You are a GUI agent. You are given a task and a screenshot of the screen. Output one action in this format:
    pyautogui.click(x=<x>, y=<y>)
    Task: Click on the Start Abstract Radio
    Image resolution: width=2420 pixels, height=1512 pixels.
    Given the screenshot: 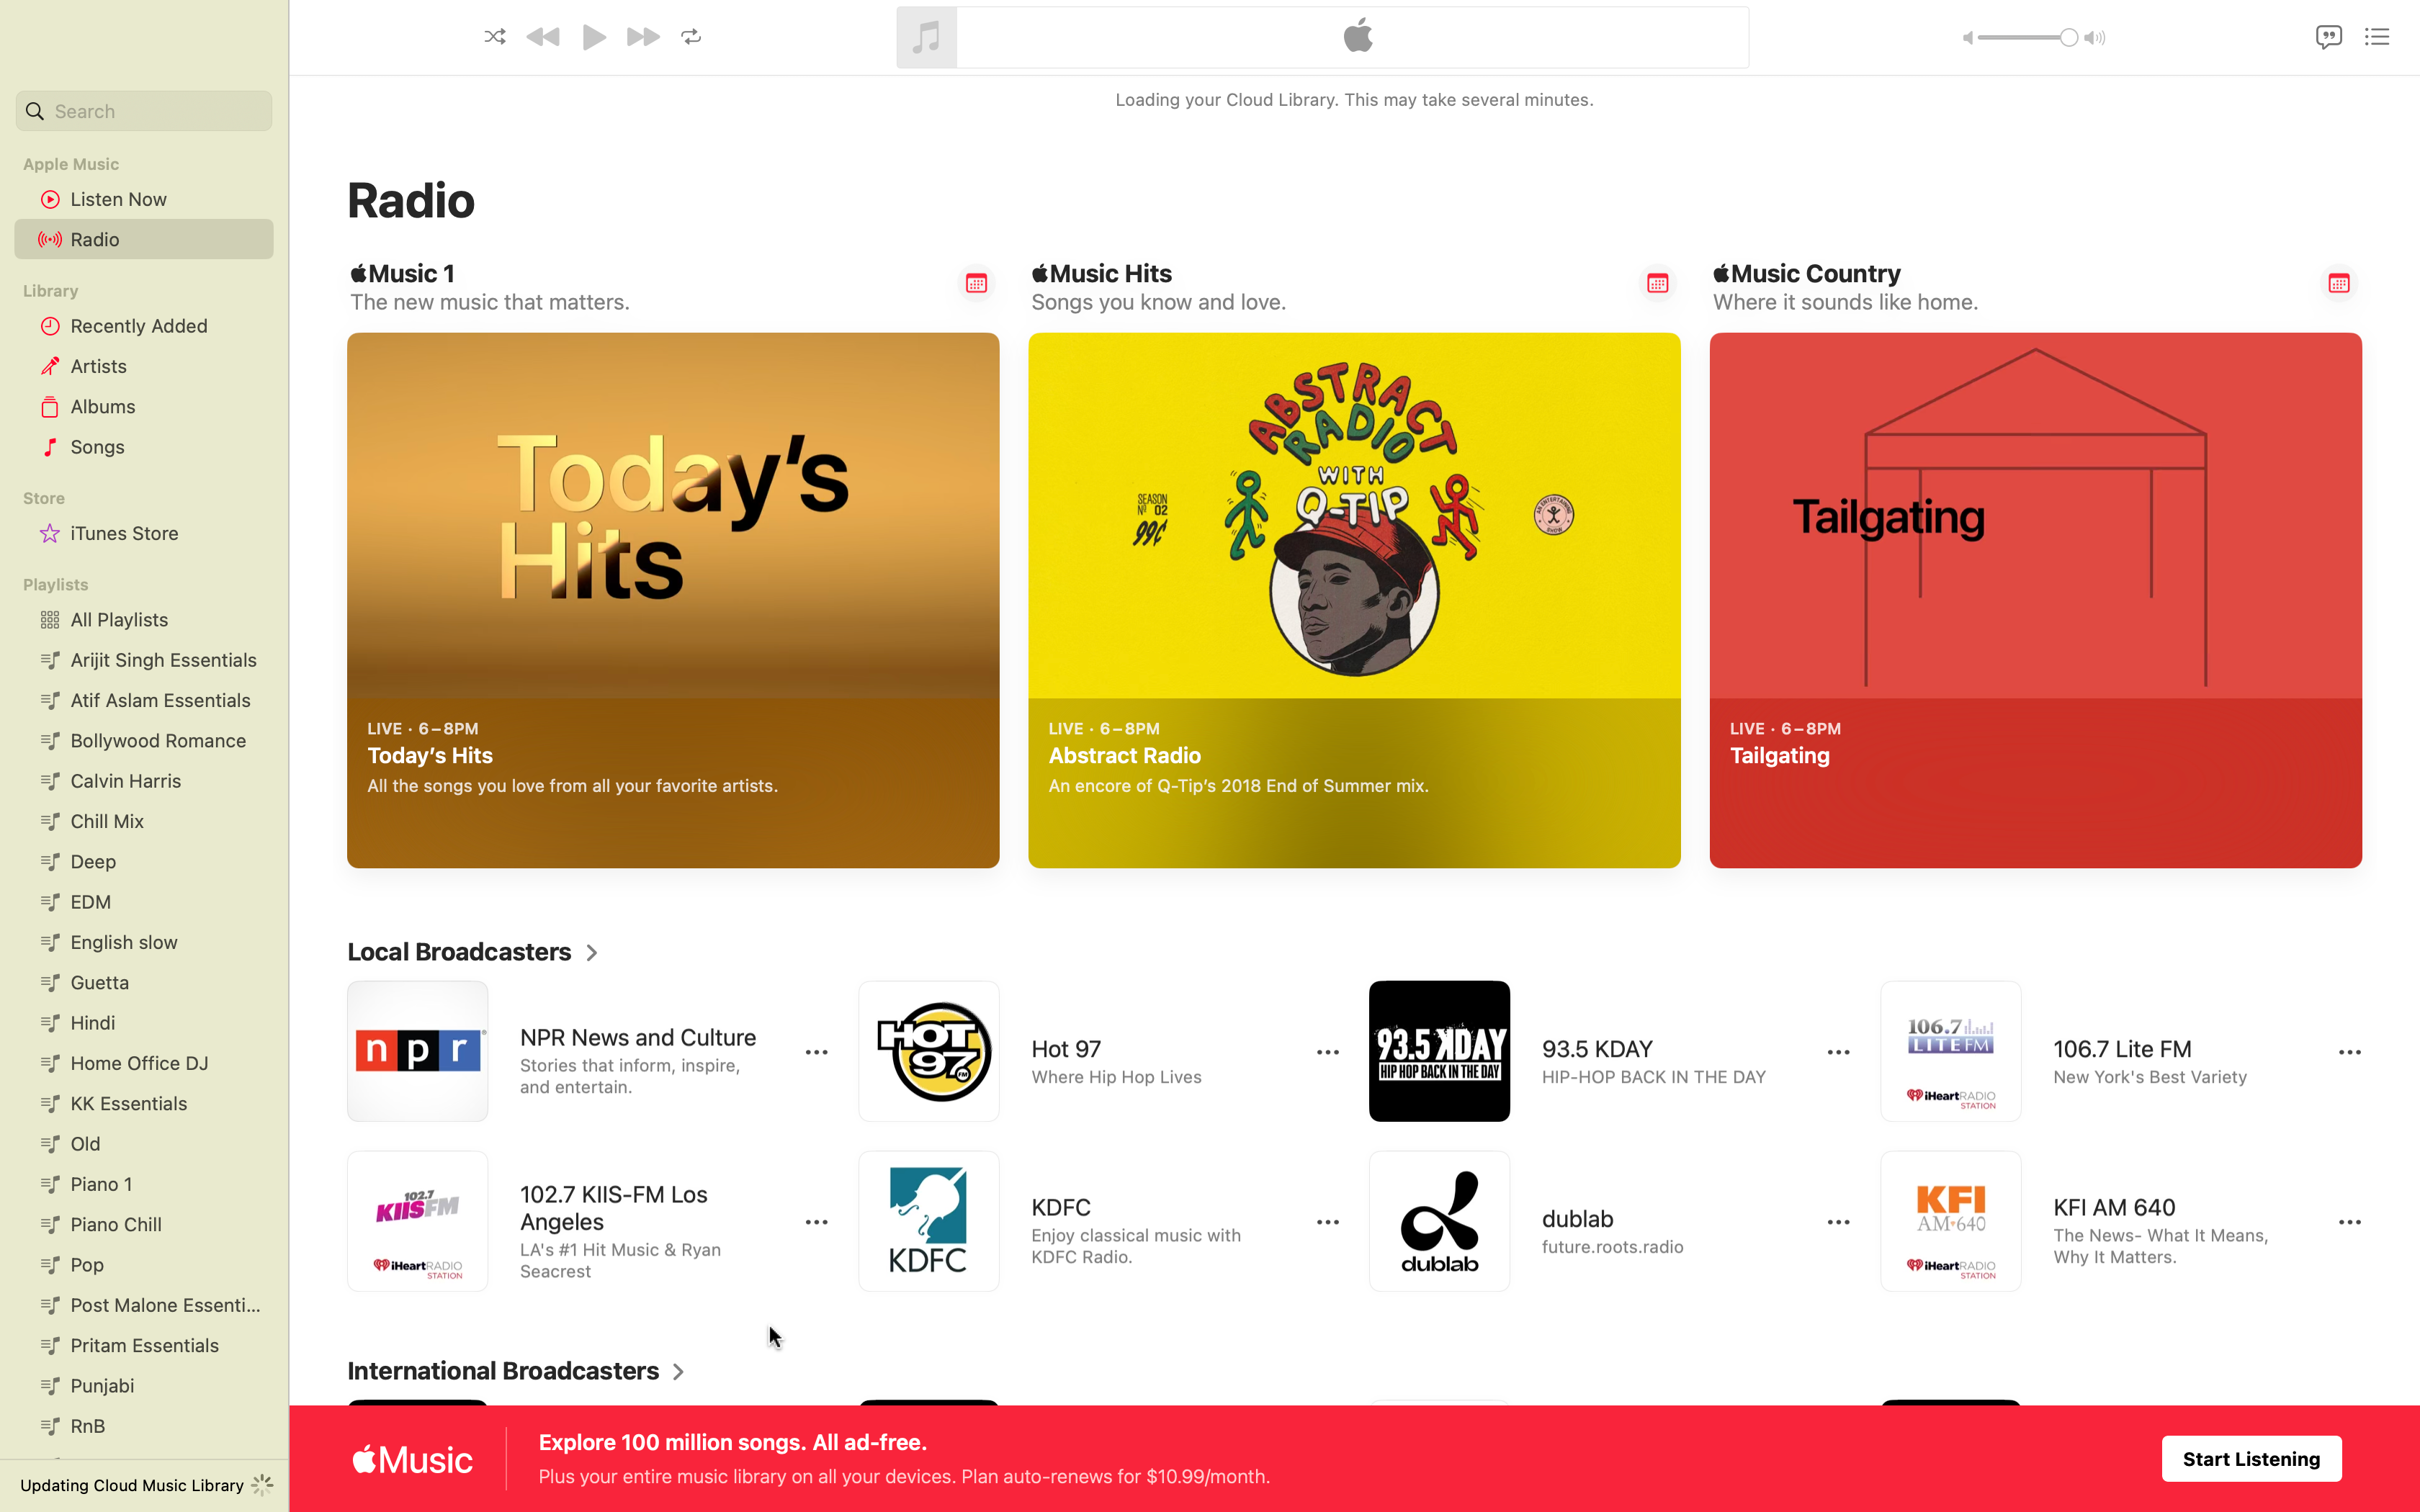 What is the action you would take?
    pyautogui.click(x=1637, y=826)
    